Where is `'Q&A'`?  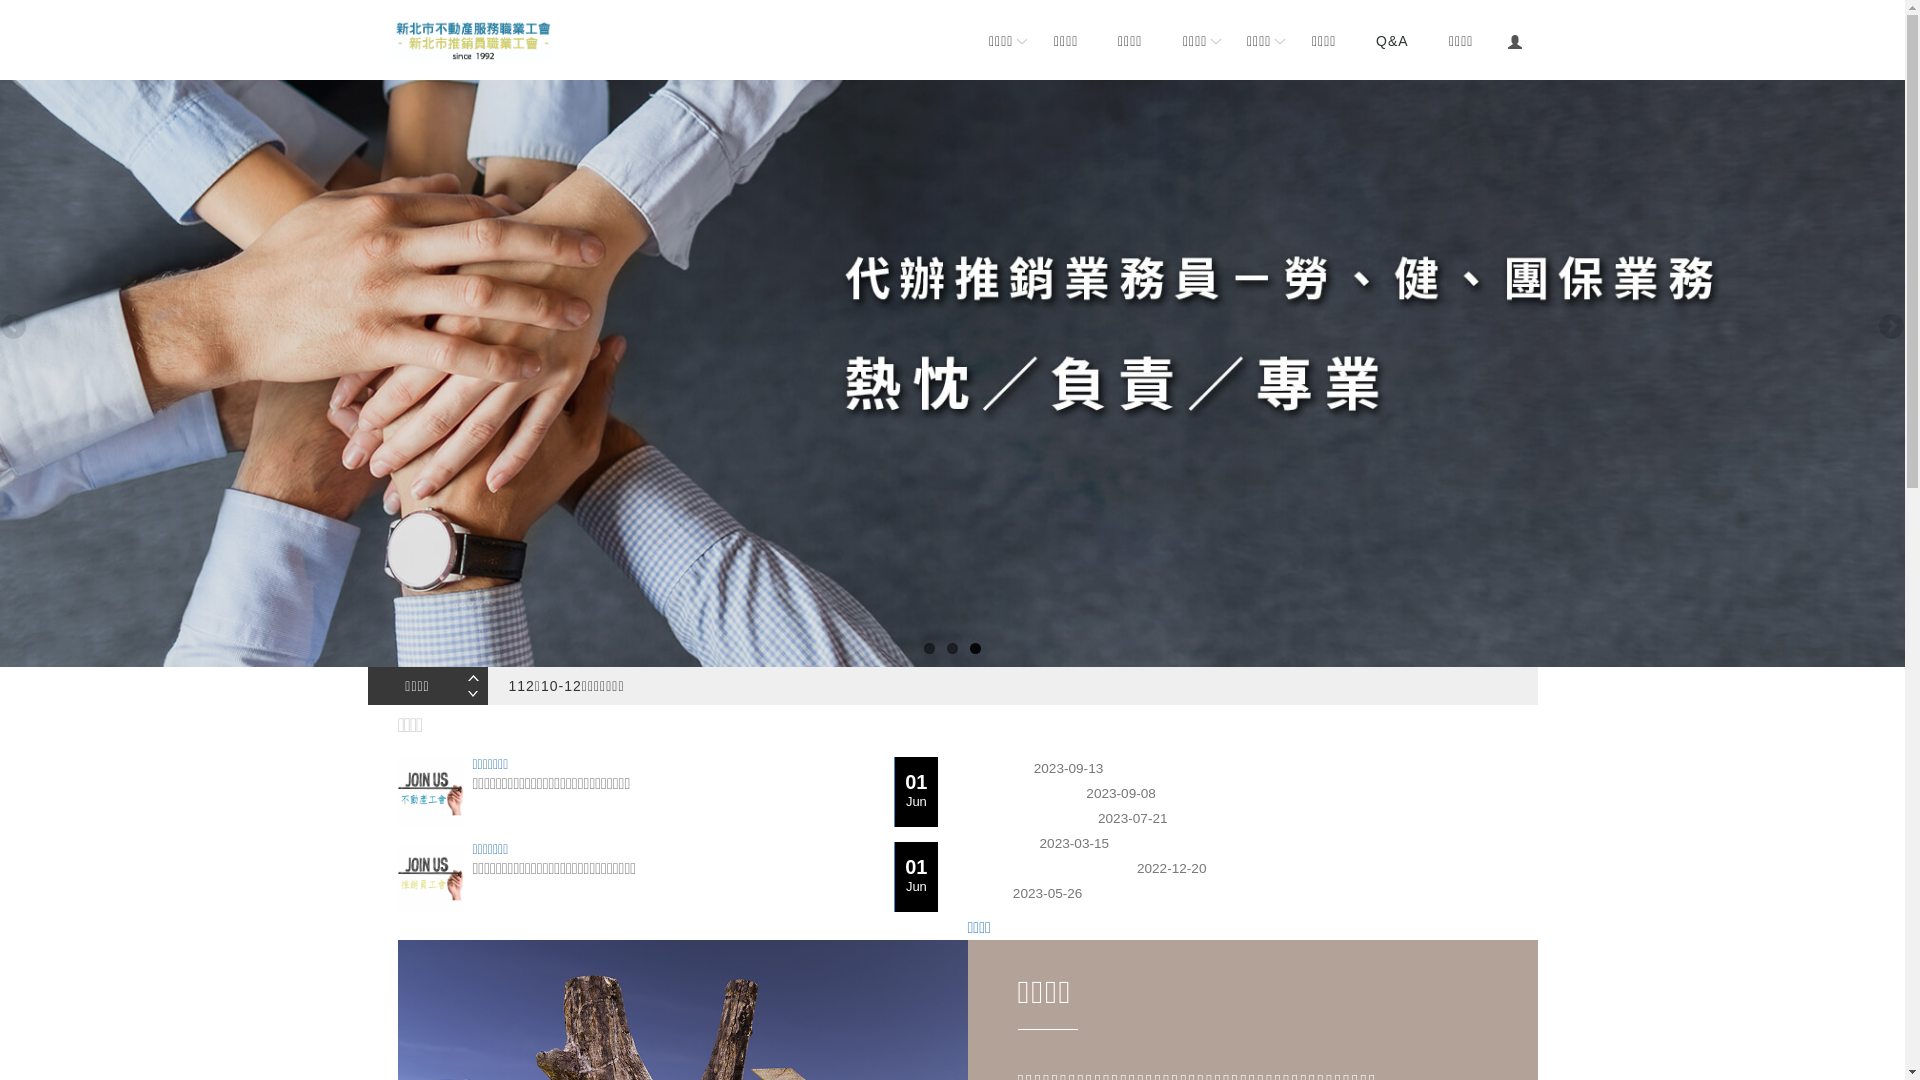 'Q&A' is located at coordinates (1390, 39).